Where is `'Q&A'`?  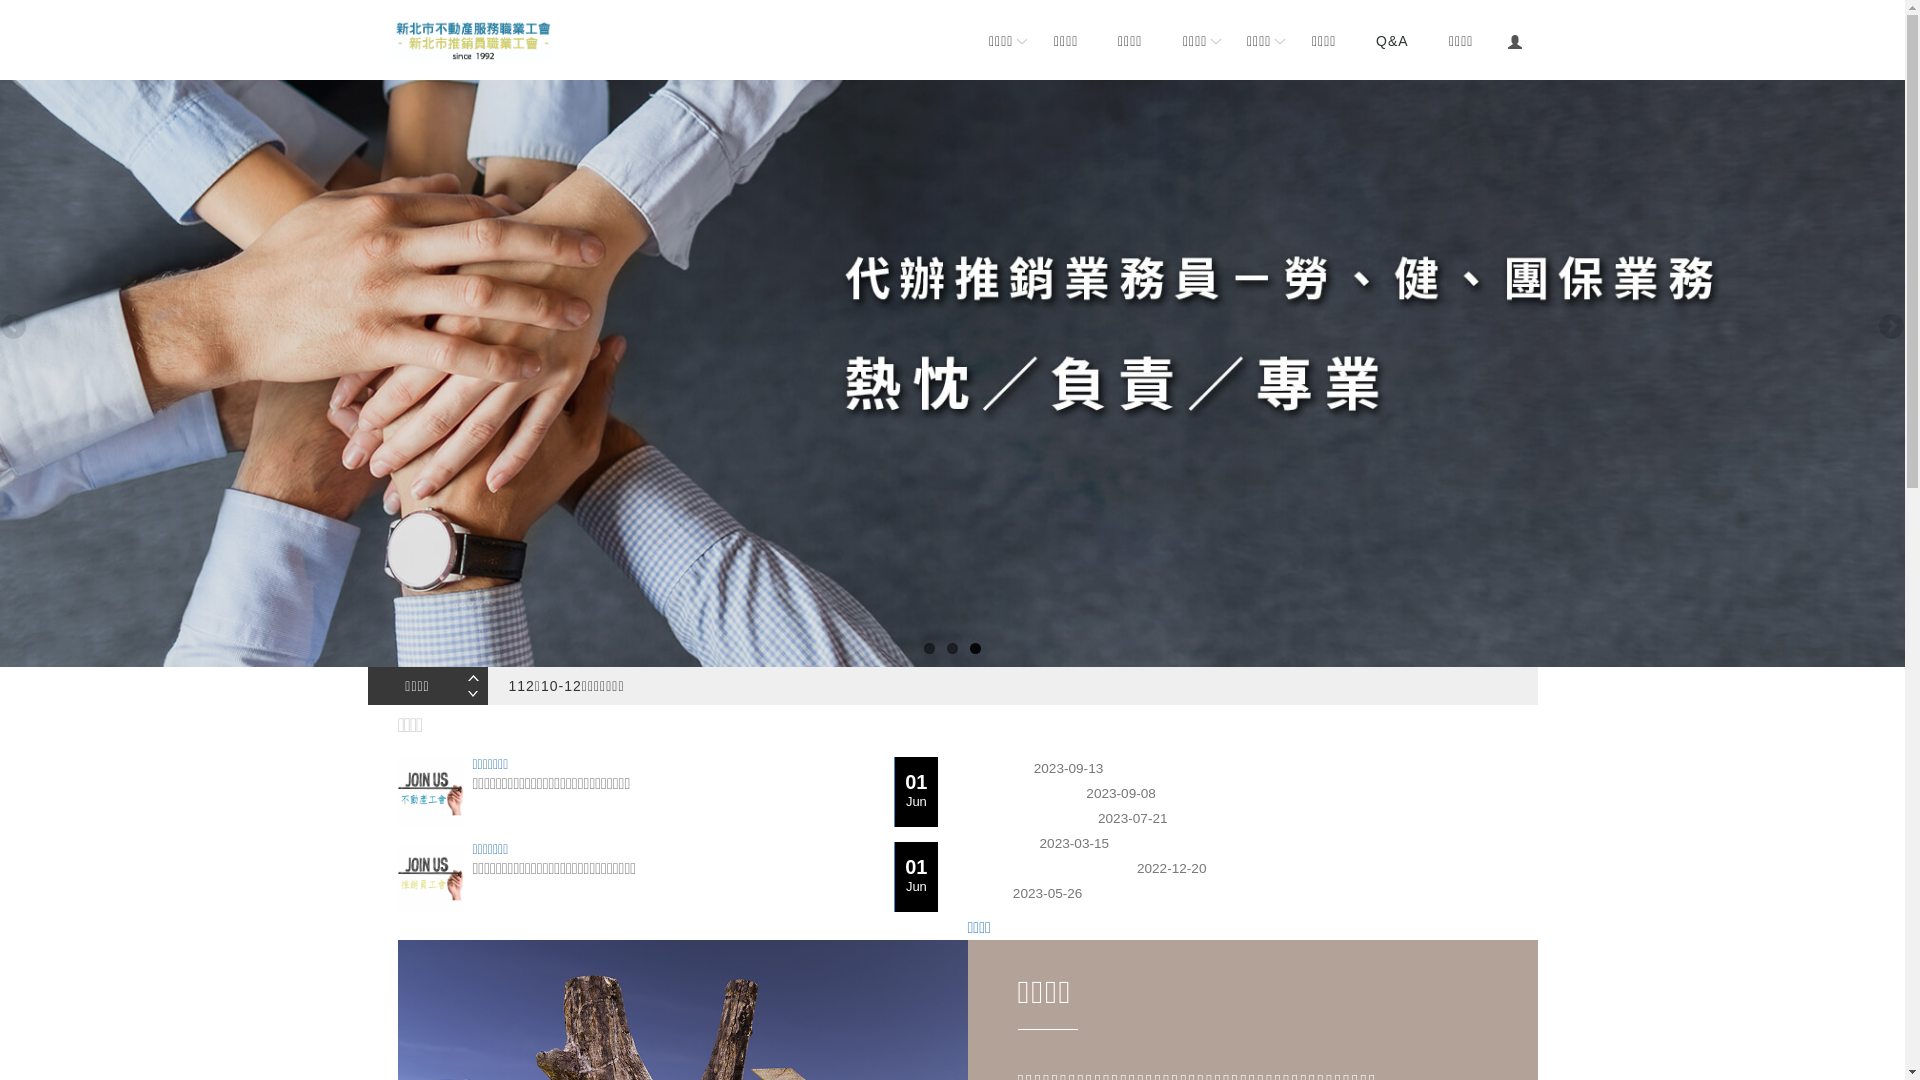 'Q&A' is located at coordinates (1390, 39).